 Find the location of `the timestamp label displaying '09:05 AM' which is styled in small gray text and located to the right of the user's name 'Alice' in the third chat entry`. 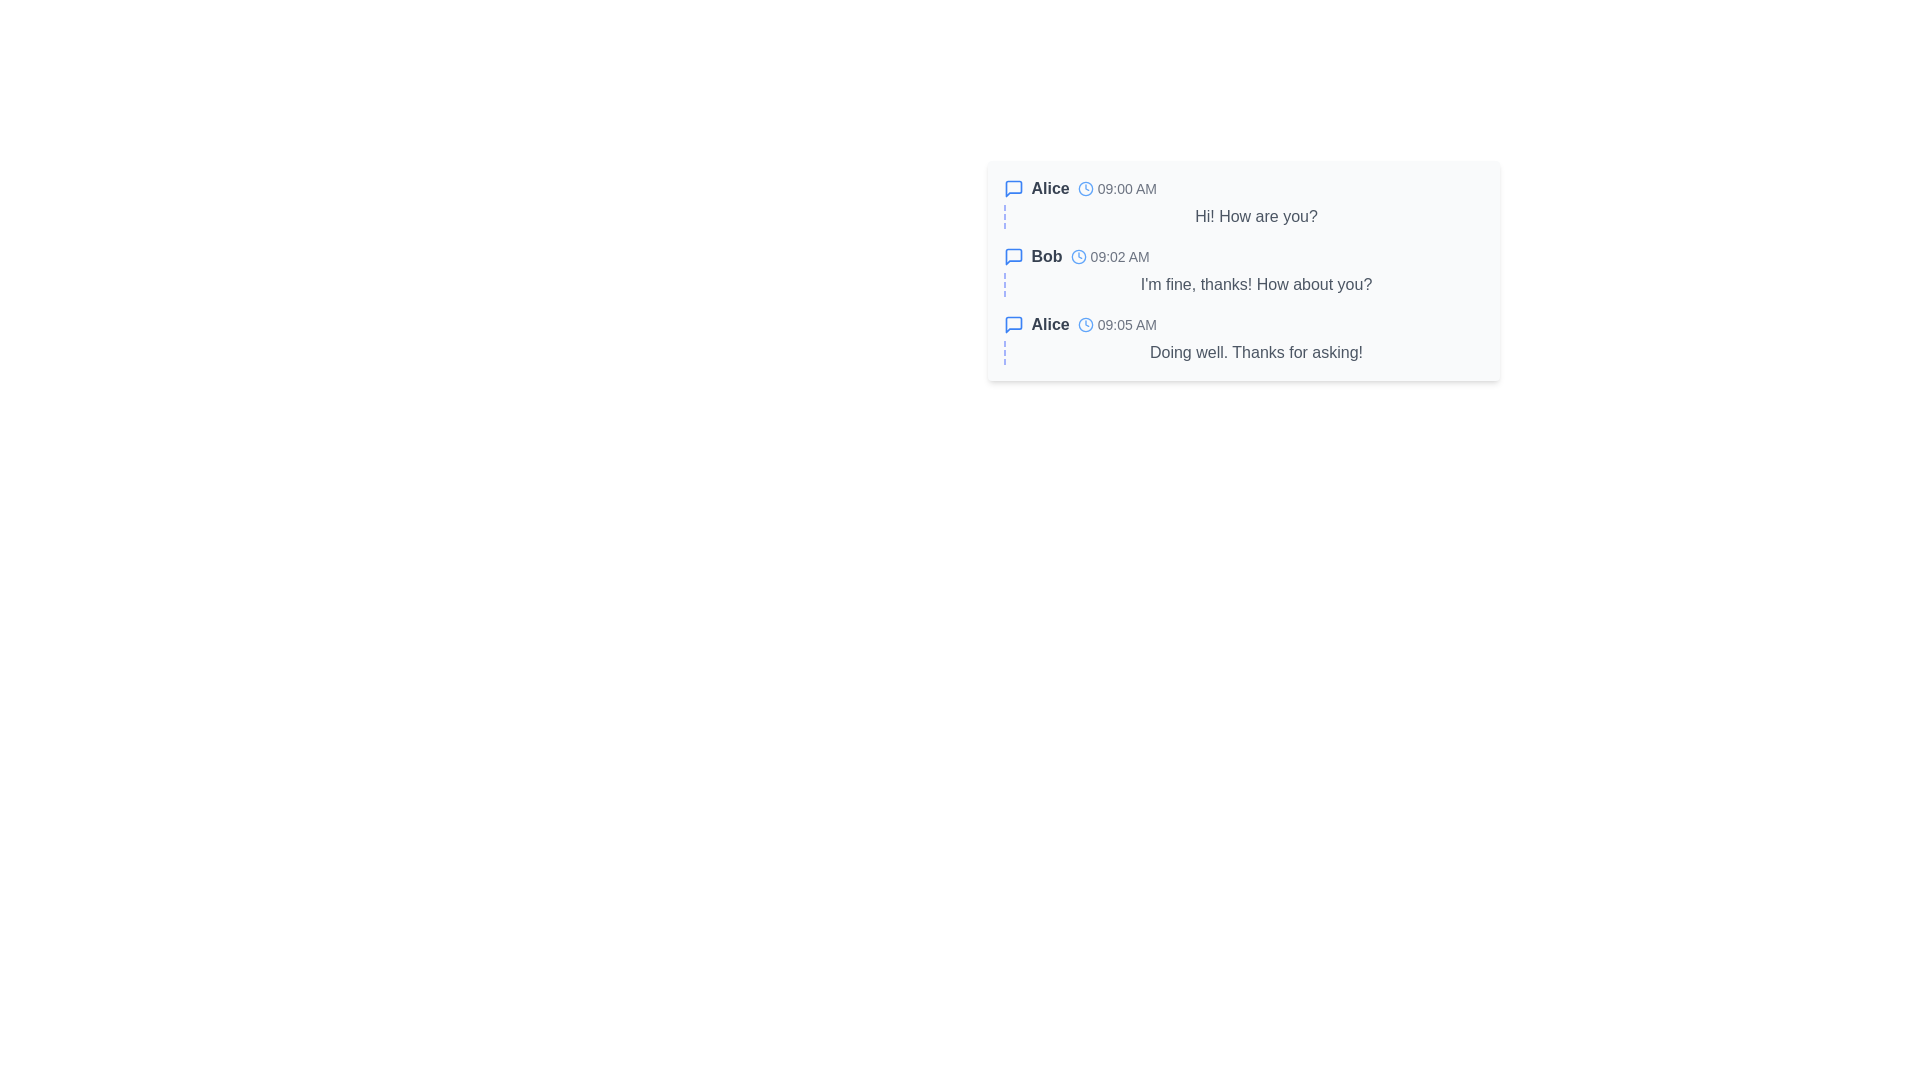

the timestamp label displaying '09:05 AM' which is styled in small gray text and located to the right of the user's name 'Alice' in the third chat entry is located at coordinates (1116, 323).